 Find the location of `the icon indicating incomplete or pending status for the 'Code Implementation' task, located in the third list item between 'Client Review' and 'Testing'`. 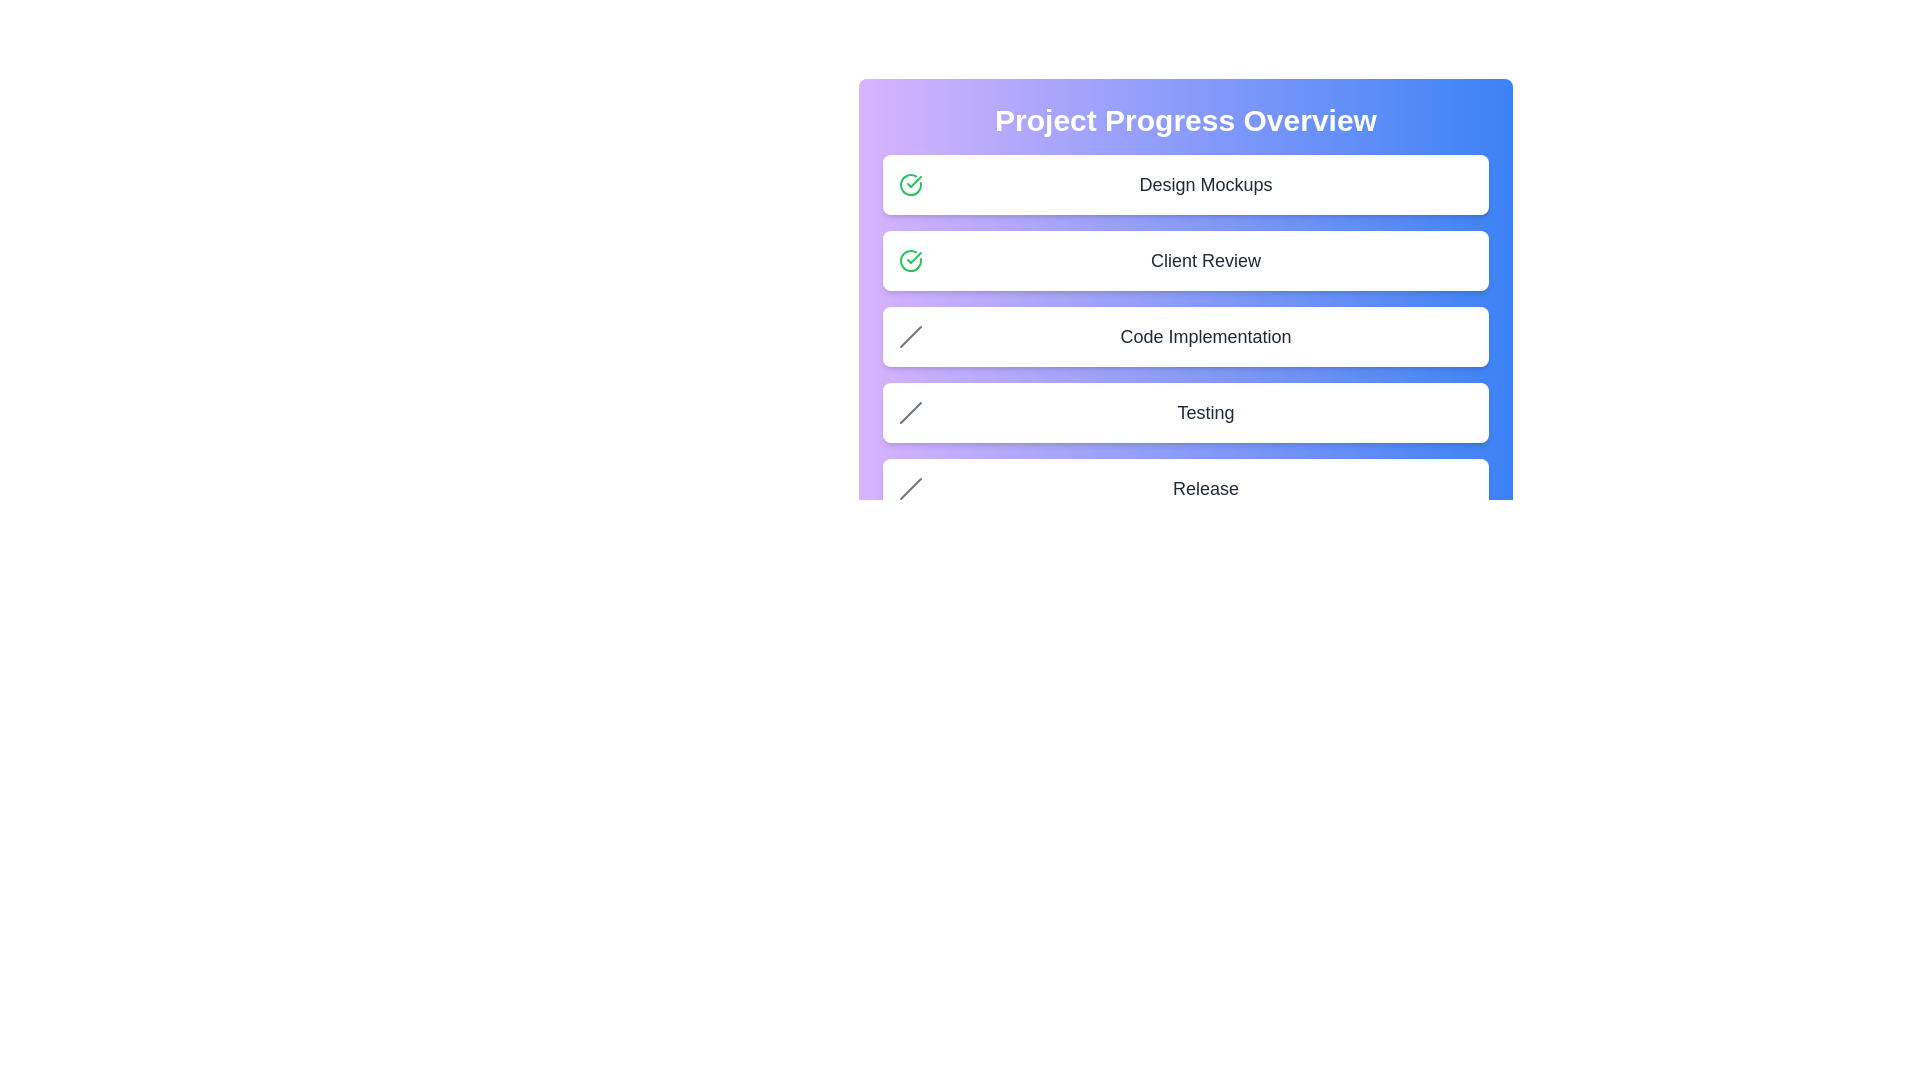

the icon indicating incomplete or pending status for the 'Code Implementation' task, located in the third list item between 'Client Review' and 'Testing' is located at coordinates (910, 335).